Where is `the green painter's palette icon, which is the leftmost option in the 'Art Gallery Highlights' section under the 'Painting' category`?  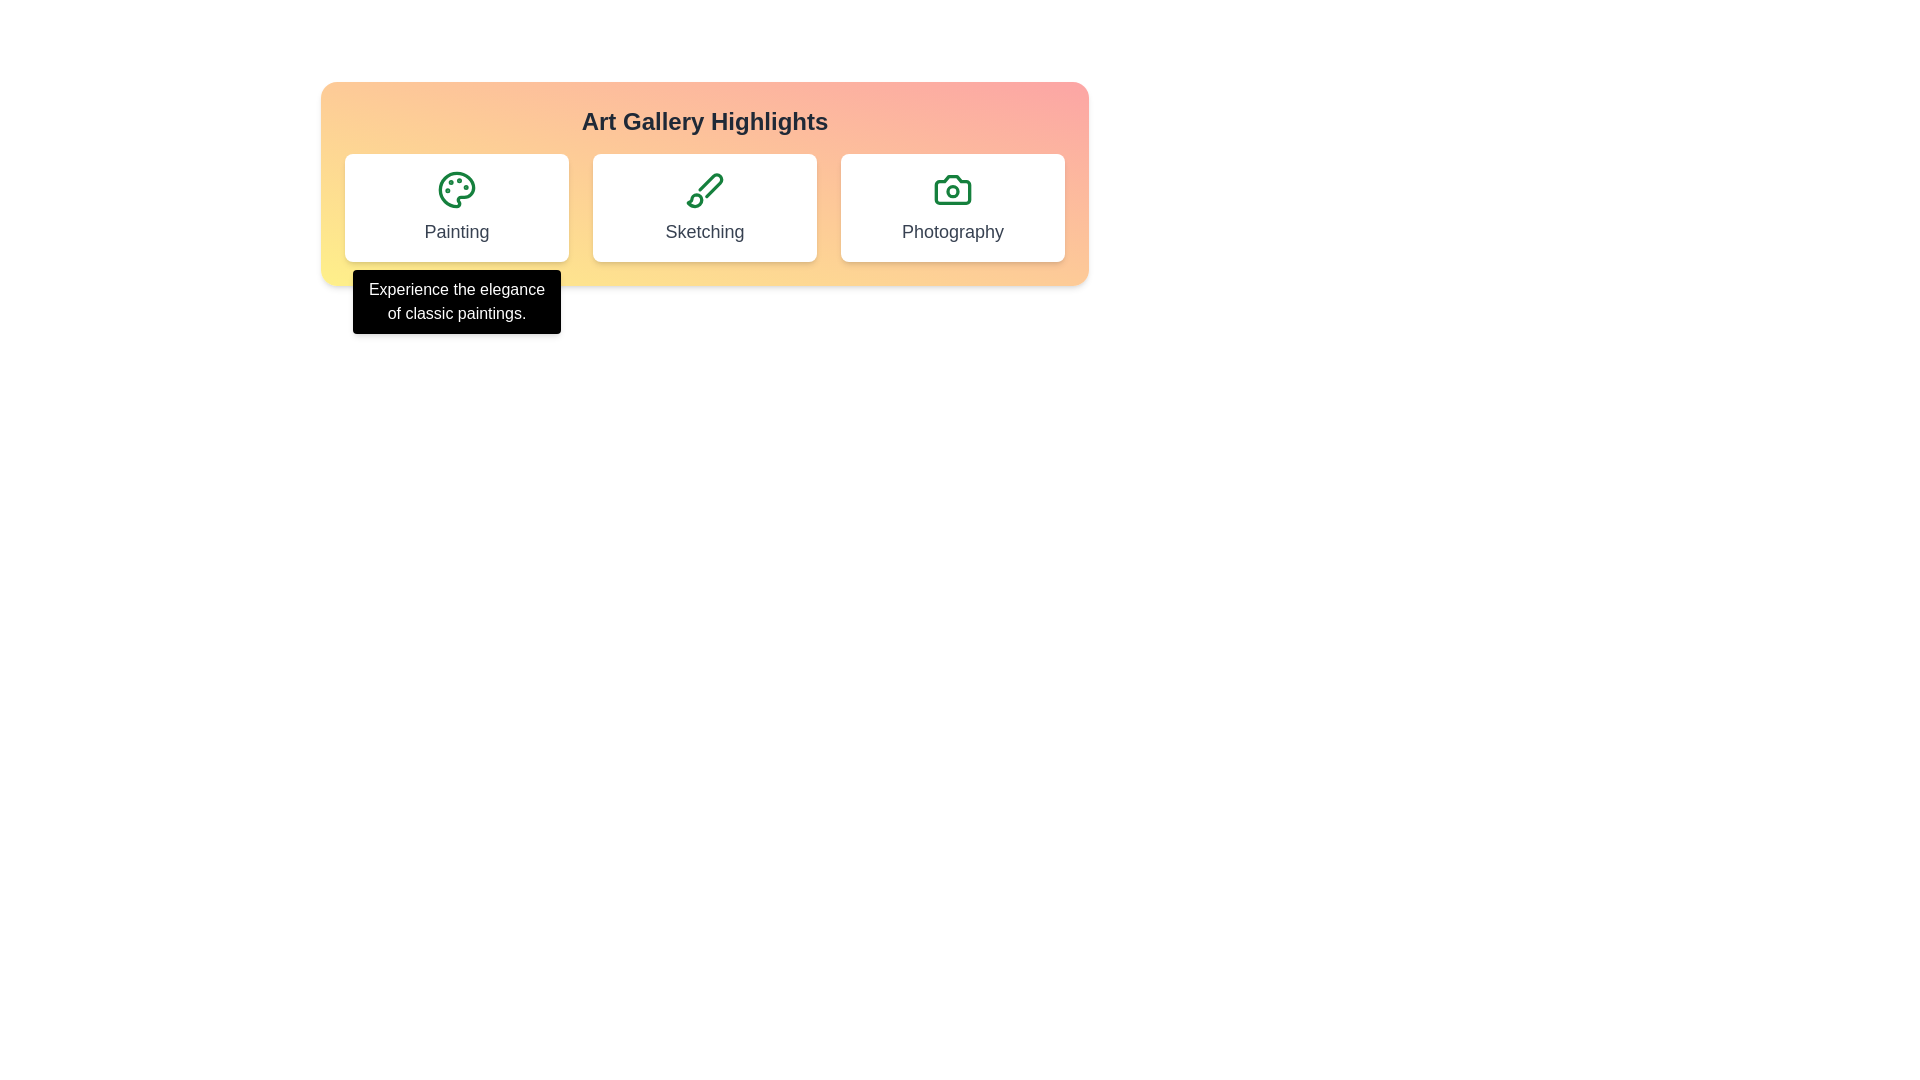 the green painter's palette icon, which is the leftmost option in the 'Art Gallery Highlights' section under the 'Painting' category is located at coordinates (455, 189).